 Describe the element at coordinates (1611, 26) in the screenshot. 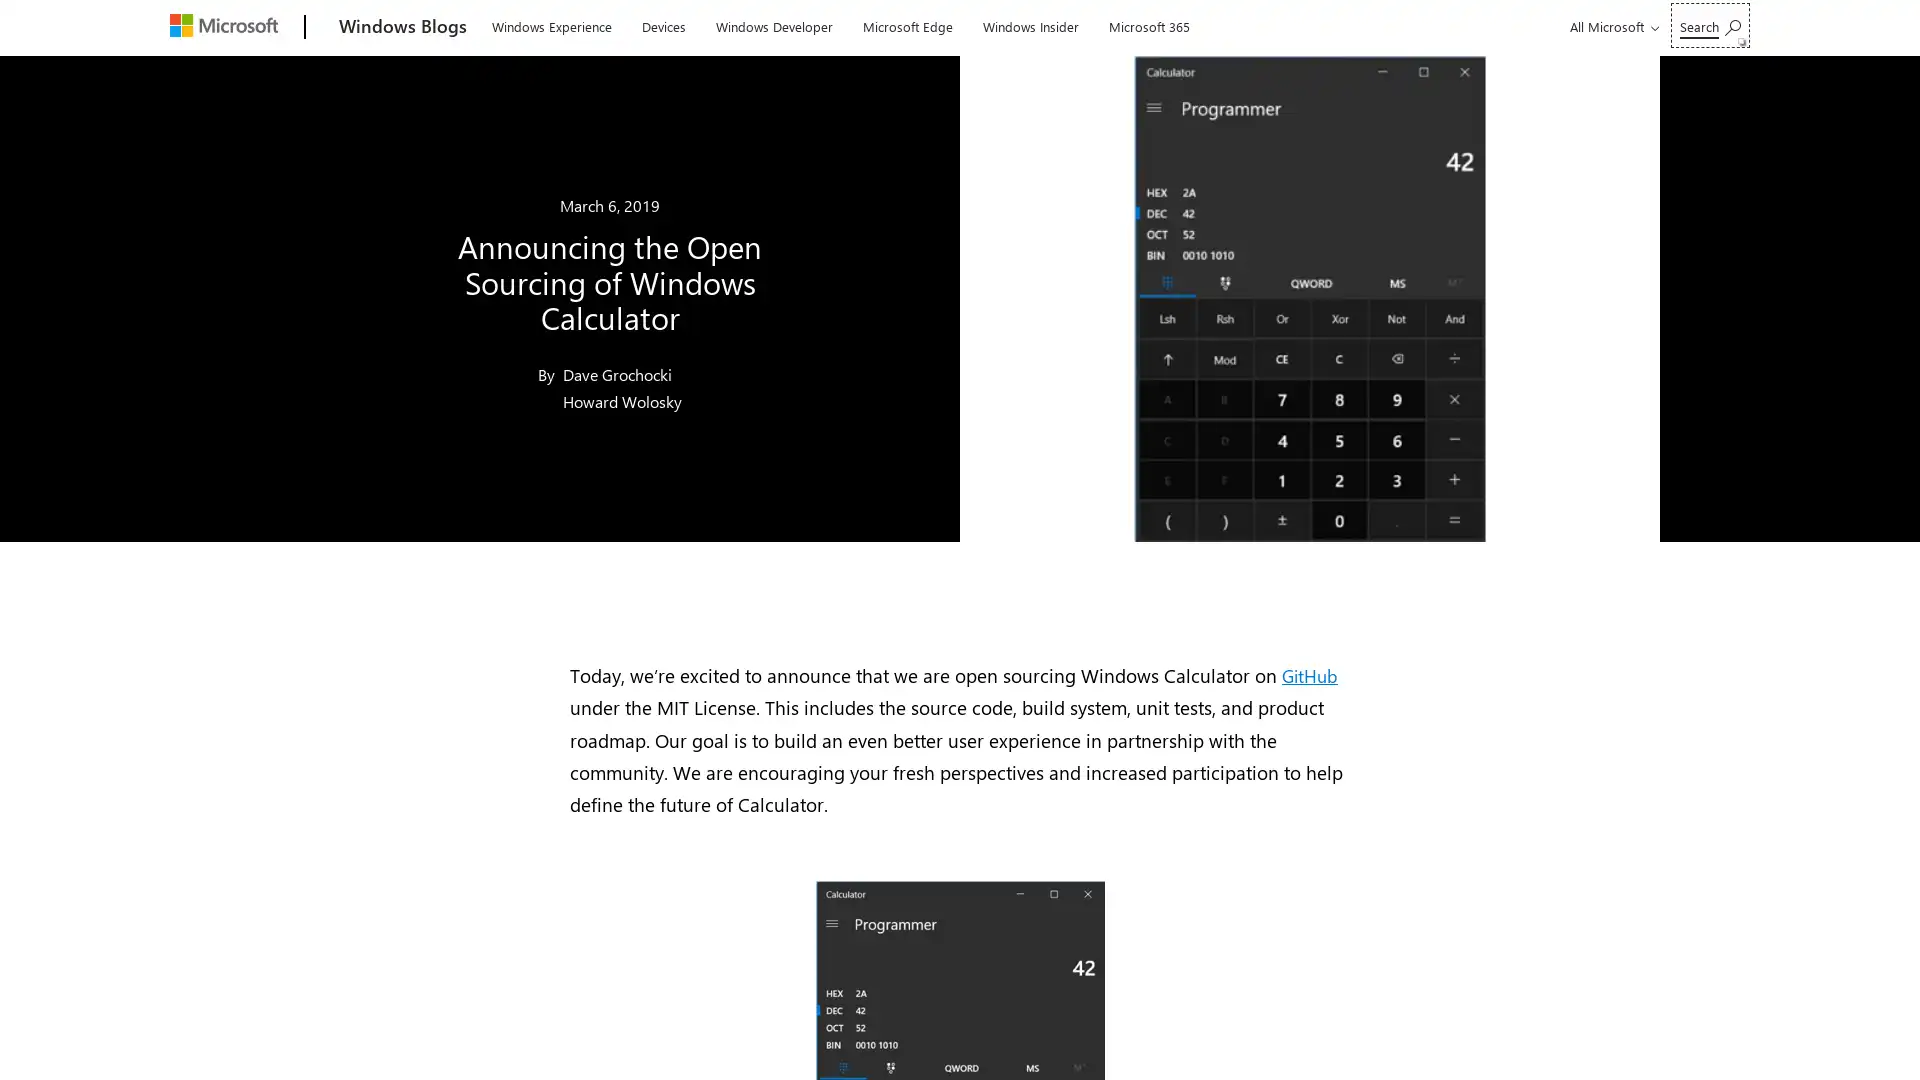

I see `All Microsoft expand to see list of Microsoft products and services` at that location.